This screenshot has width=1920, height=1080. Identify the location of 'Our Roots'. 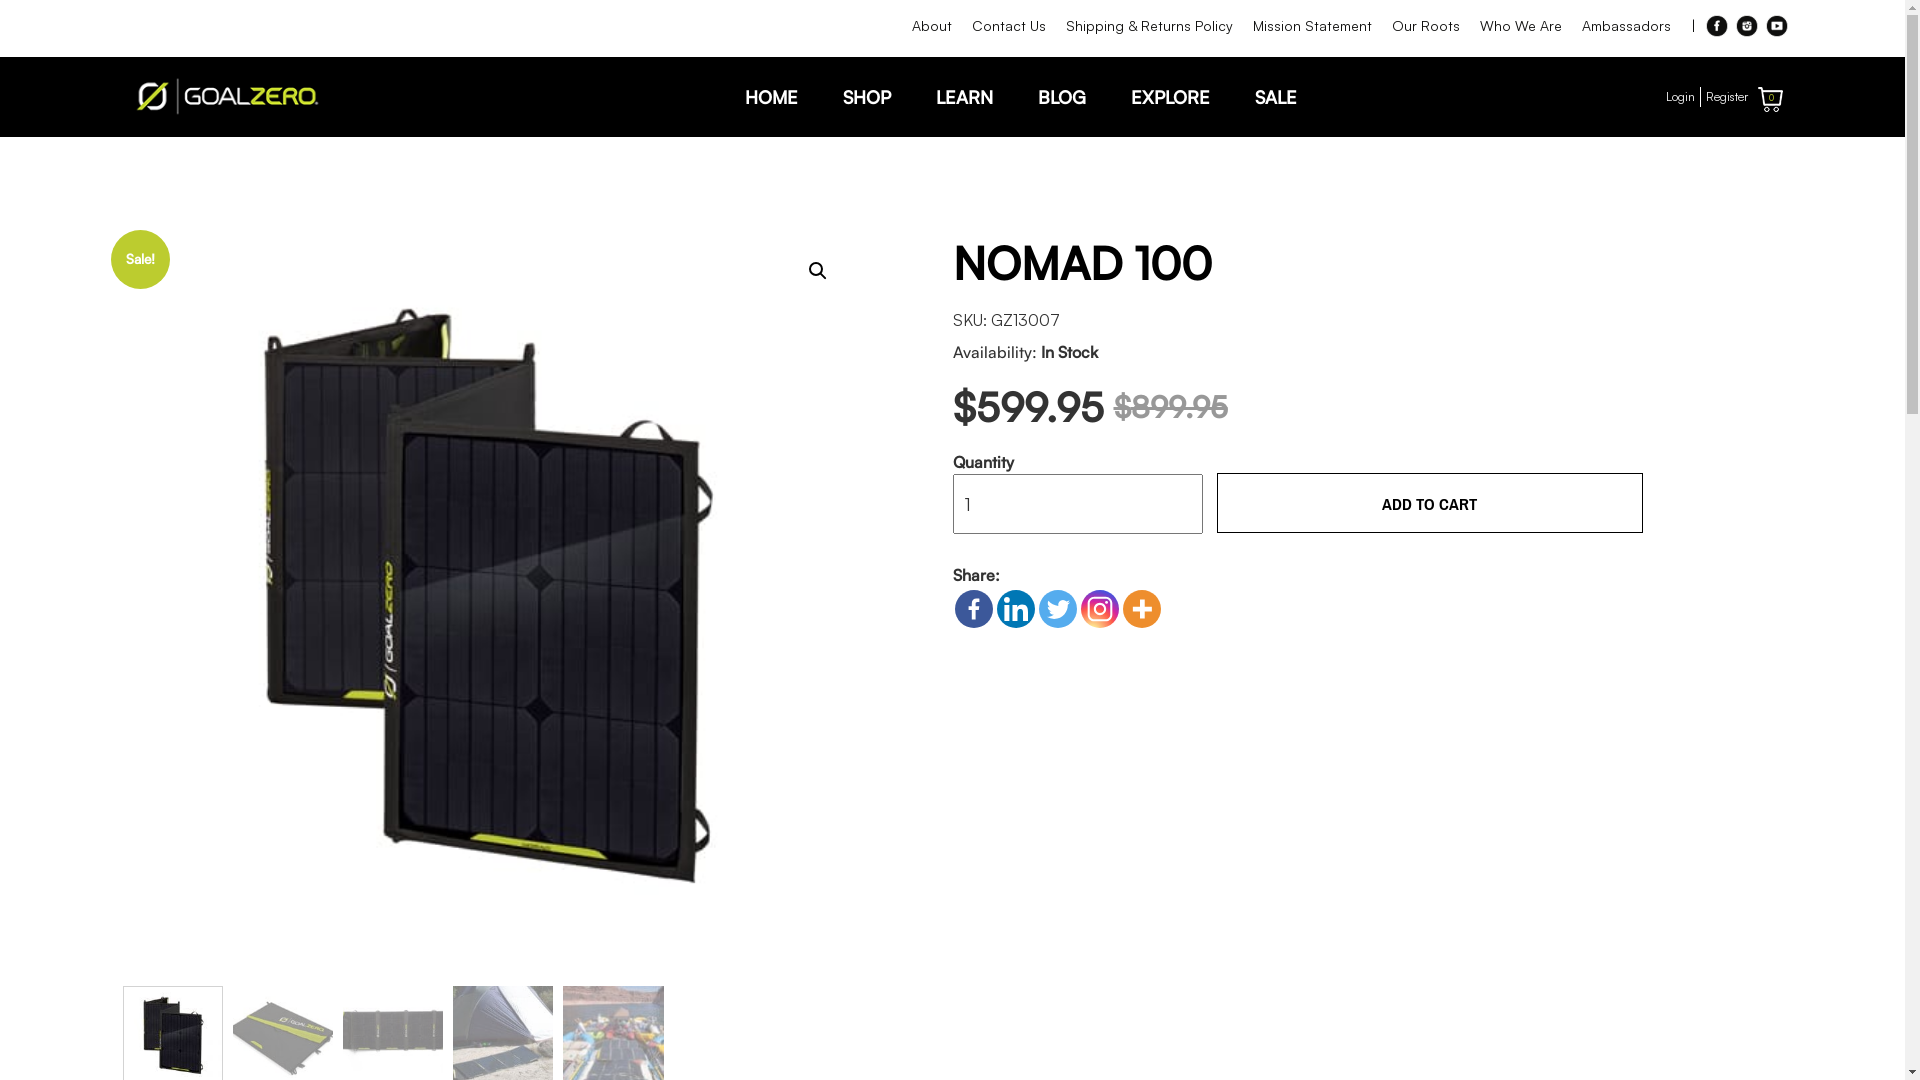
(1424, 26).